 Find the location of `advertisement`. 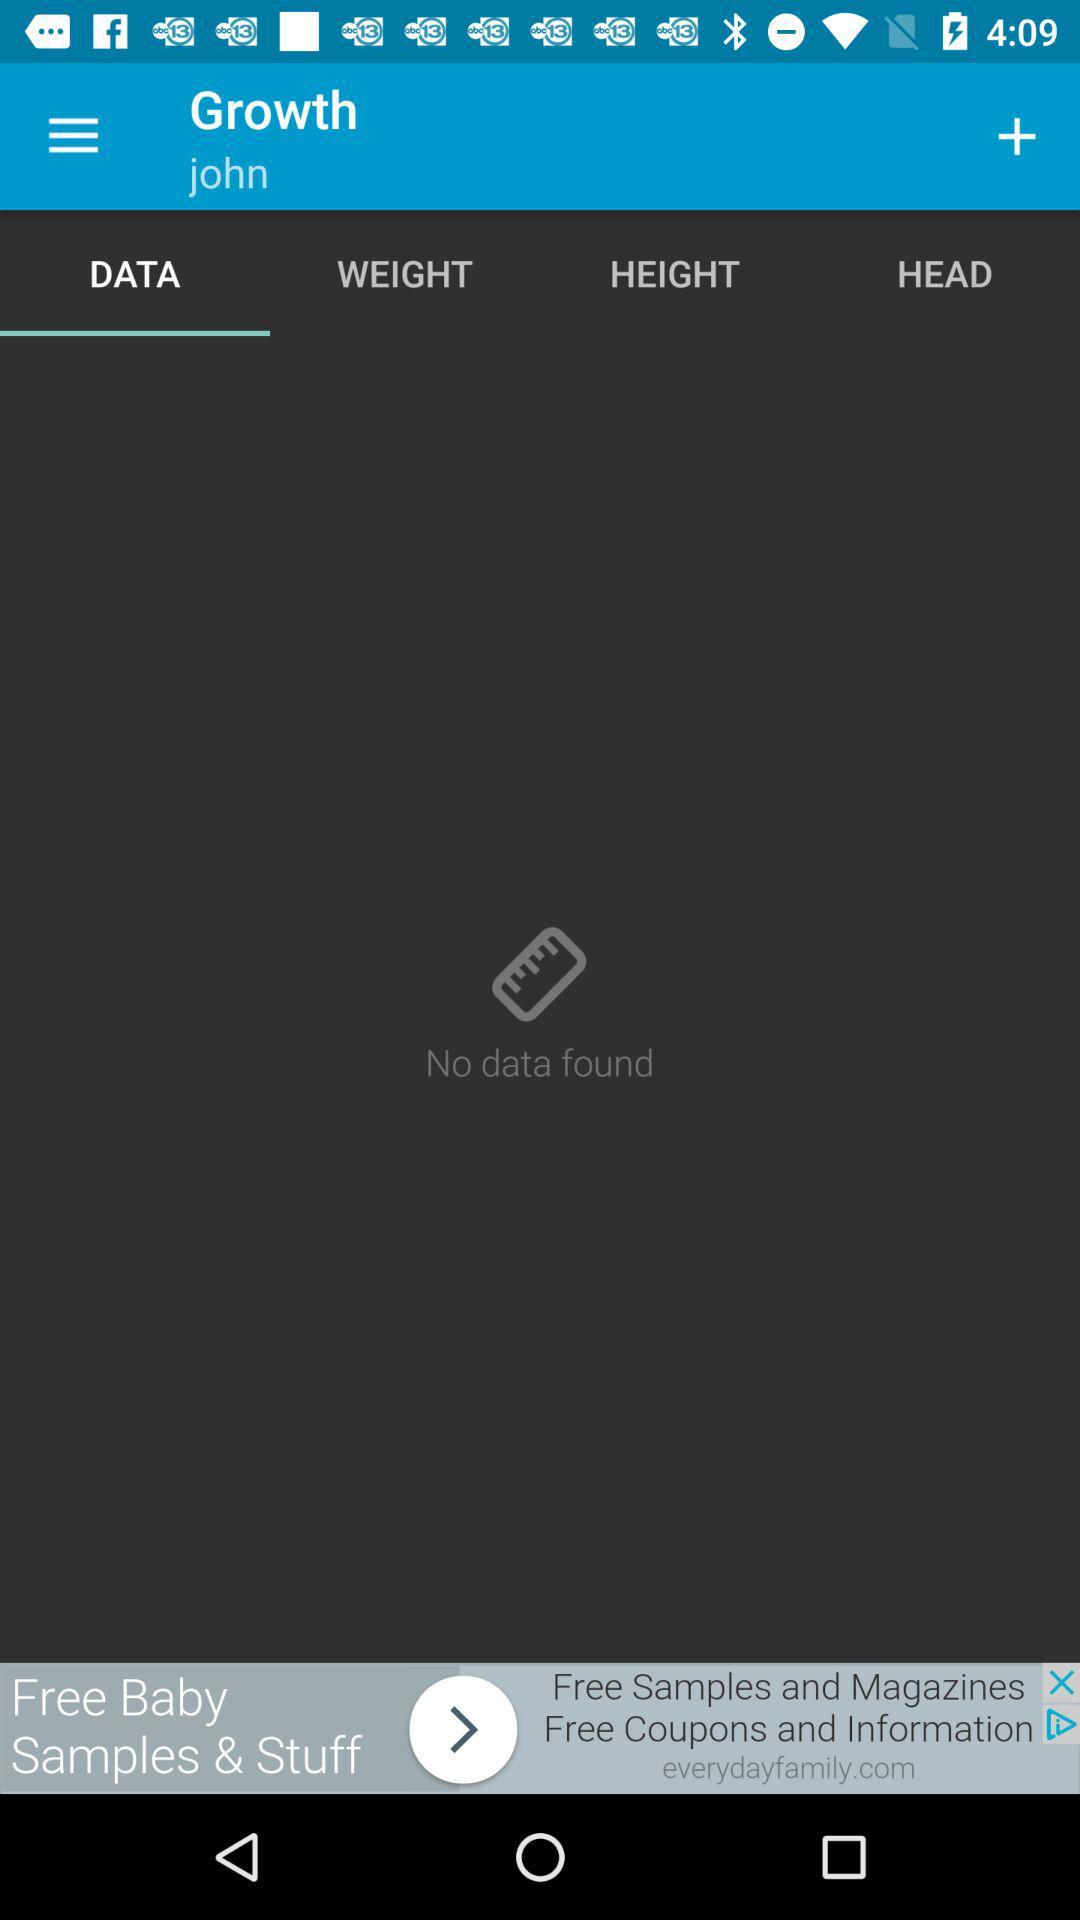

advertisement is located at coordinates (540, 1727).